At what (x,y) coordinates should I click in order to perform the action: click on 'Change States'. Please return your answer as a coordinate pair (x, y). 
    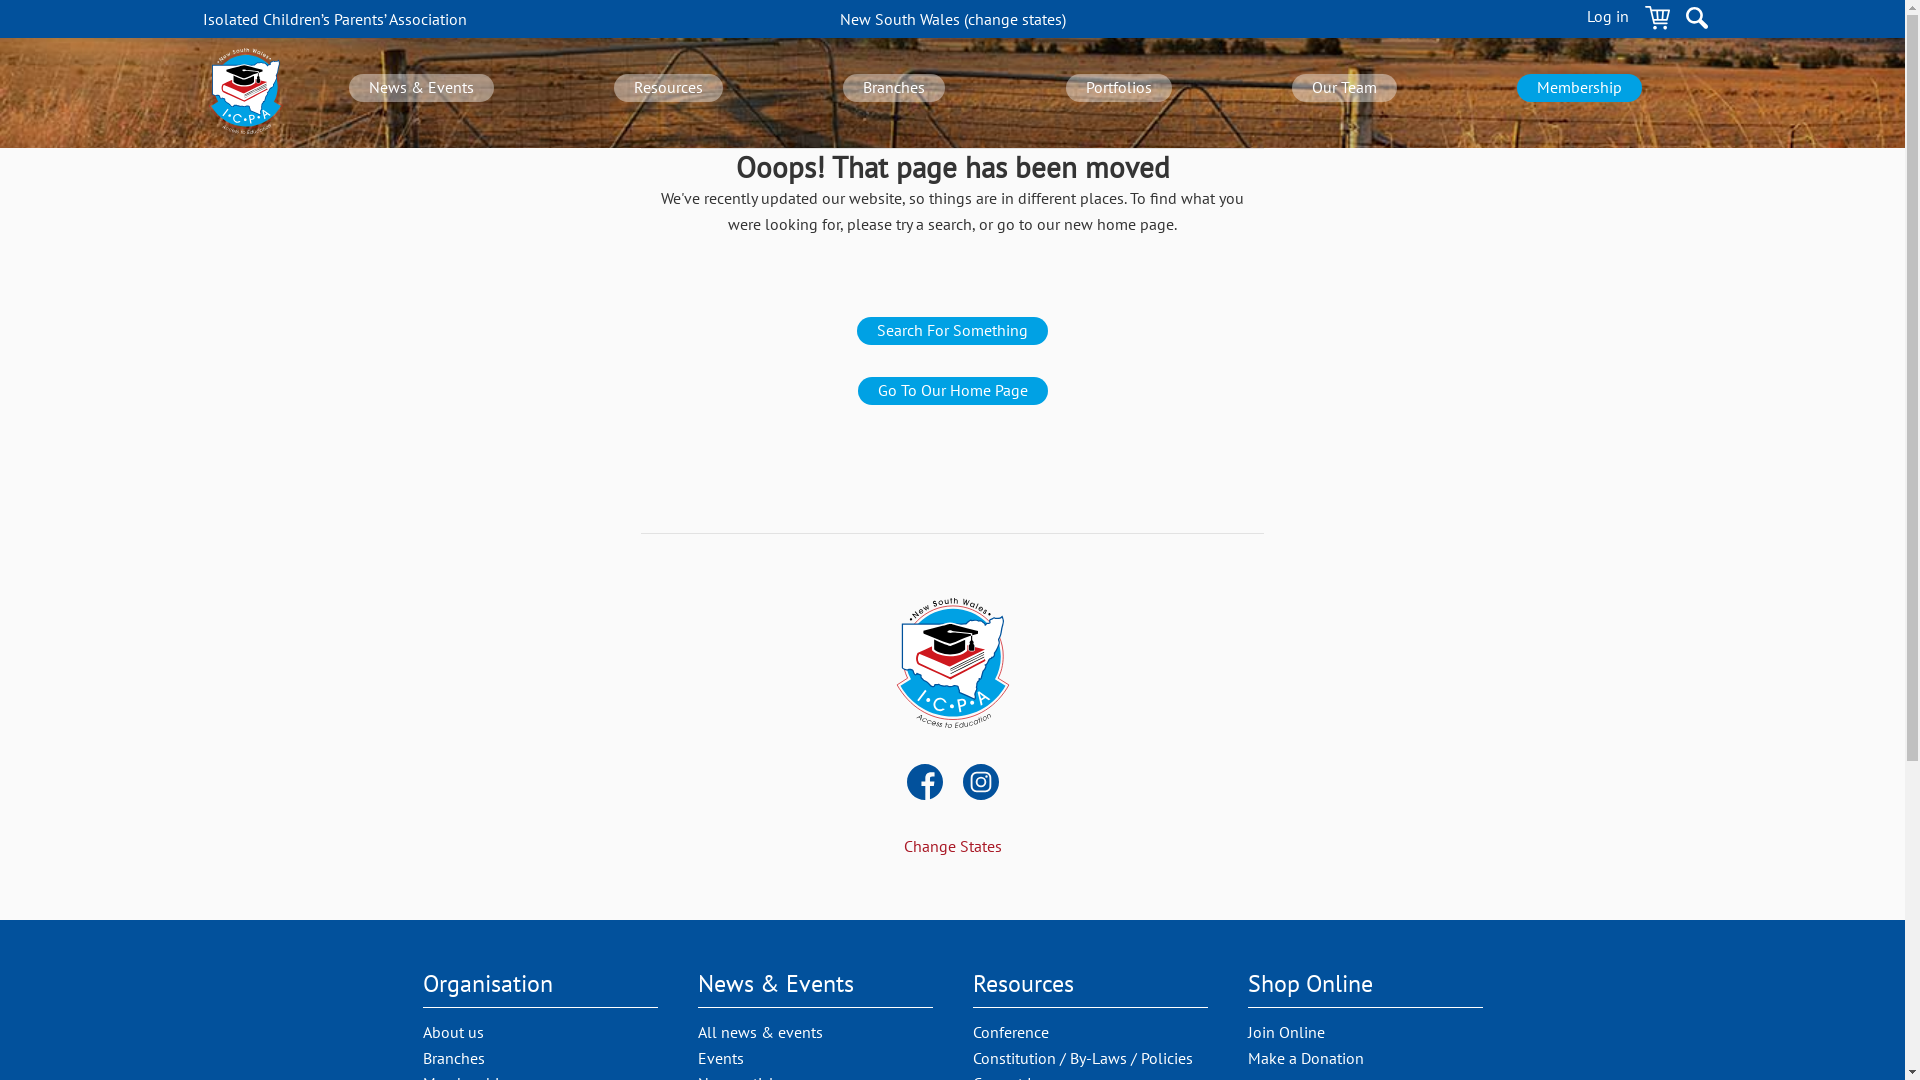
    Looking at the image, I should click on (952, 845).